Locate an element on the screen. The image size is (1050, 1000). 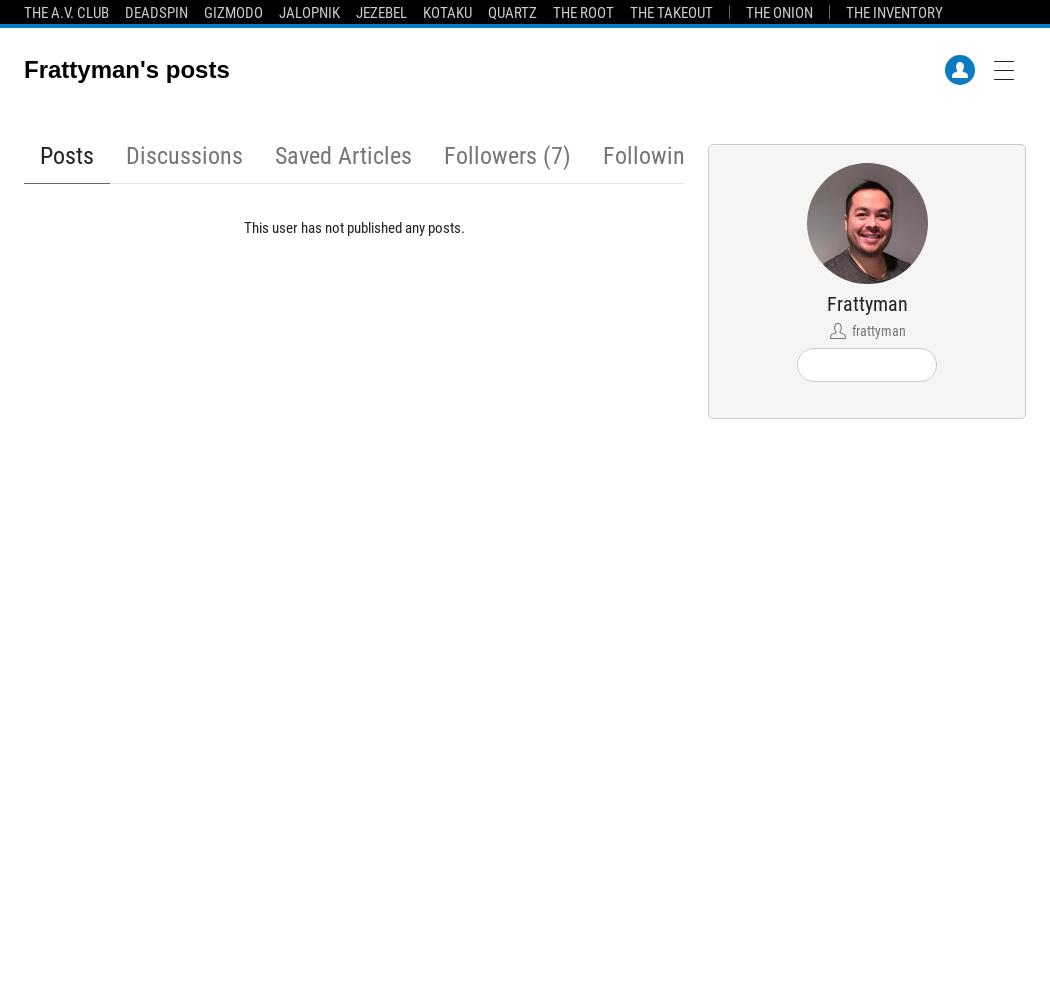
'Frattyman' is located at coordinates (865, 304).